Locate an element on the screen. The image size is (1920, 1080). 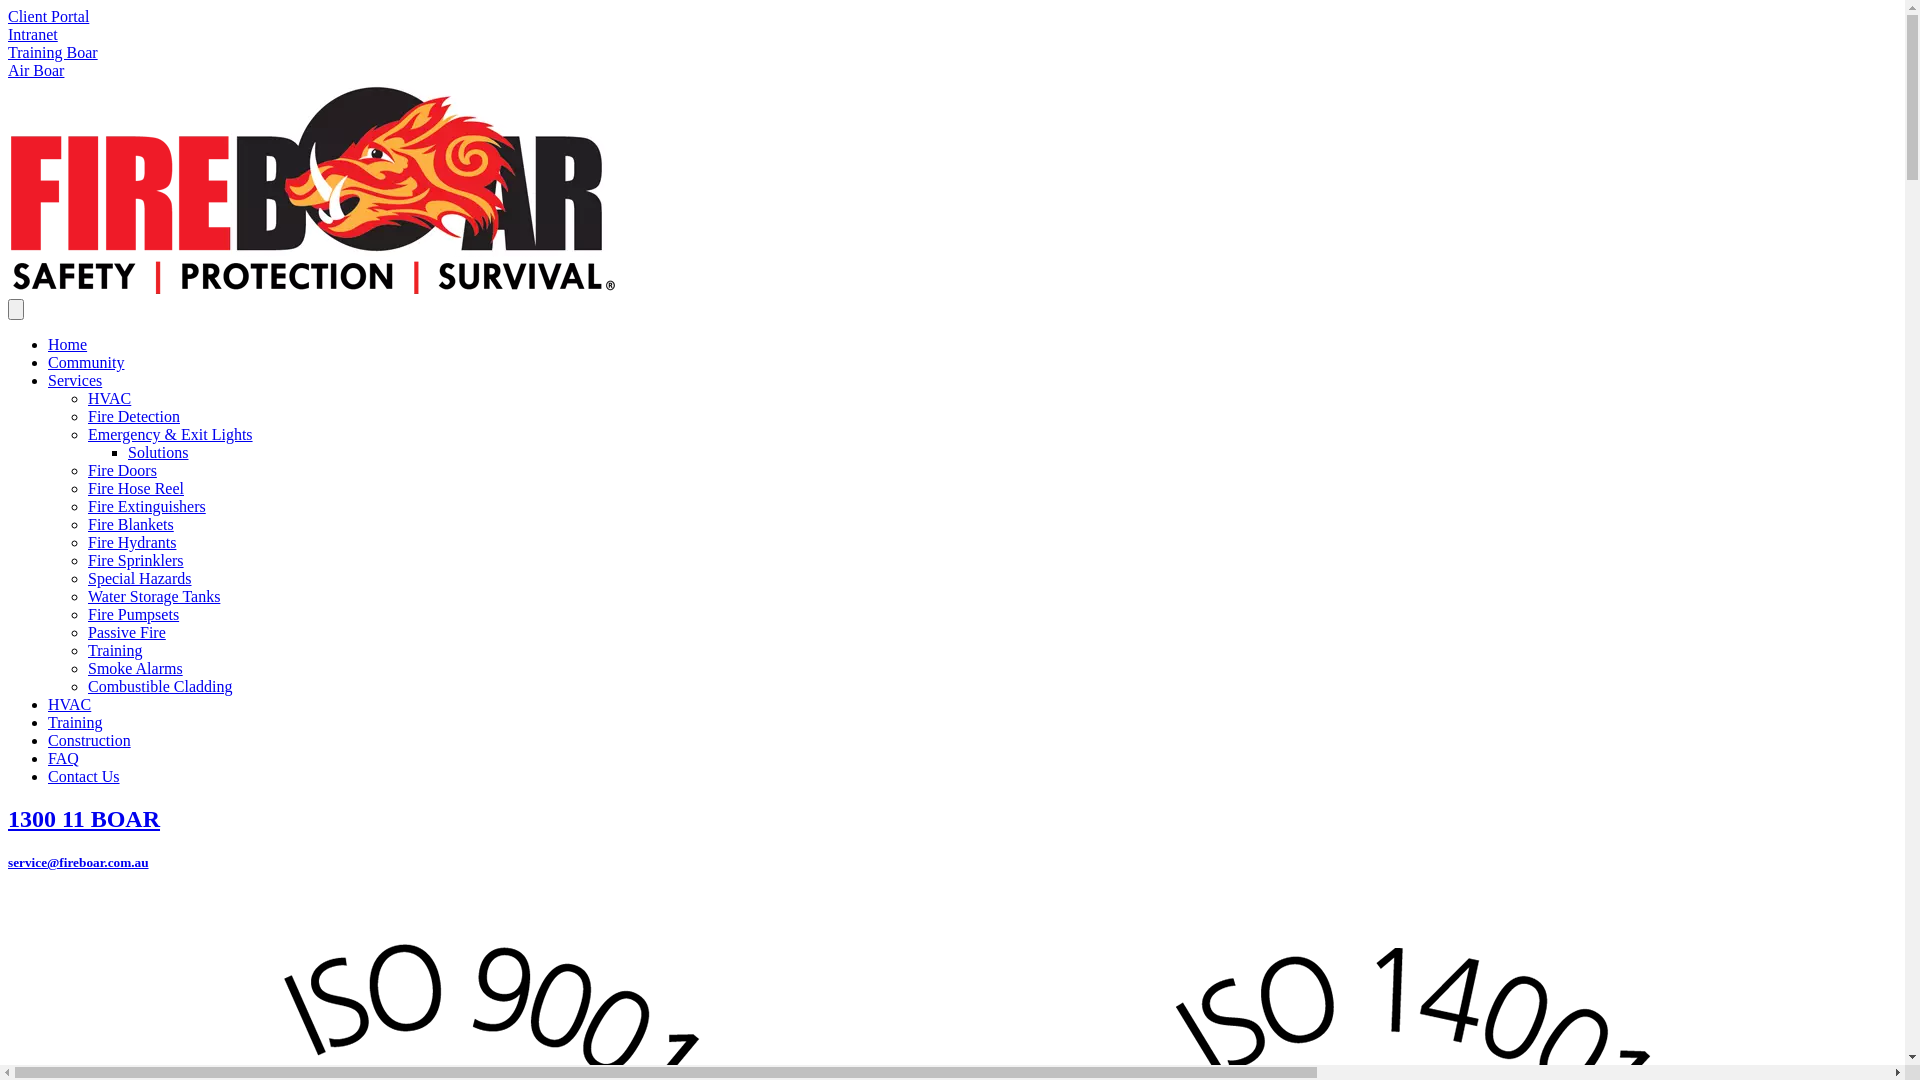
'service@fireboar.com.au' is located at coordinates (78, 861).